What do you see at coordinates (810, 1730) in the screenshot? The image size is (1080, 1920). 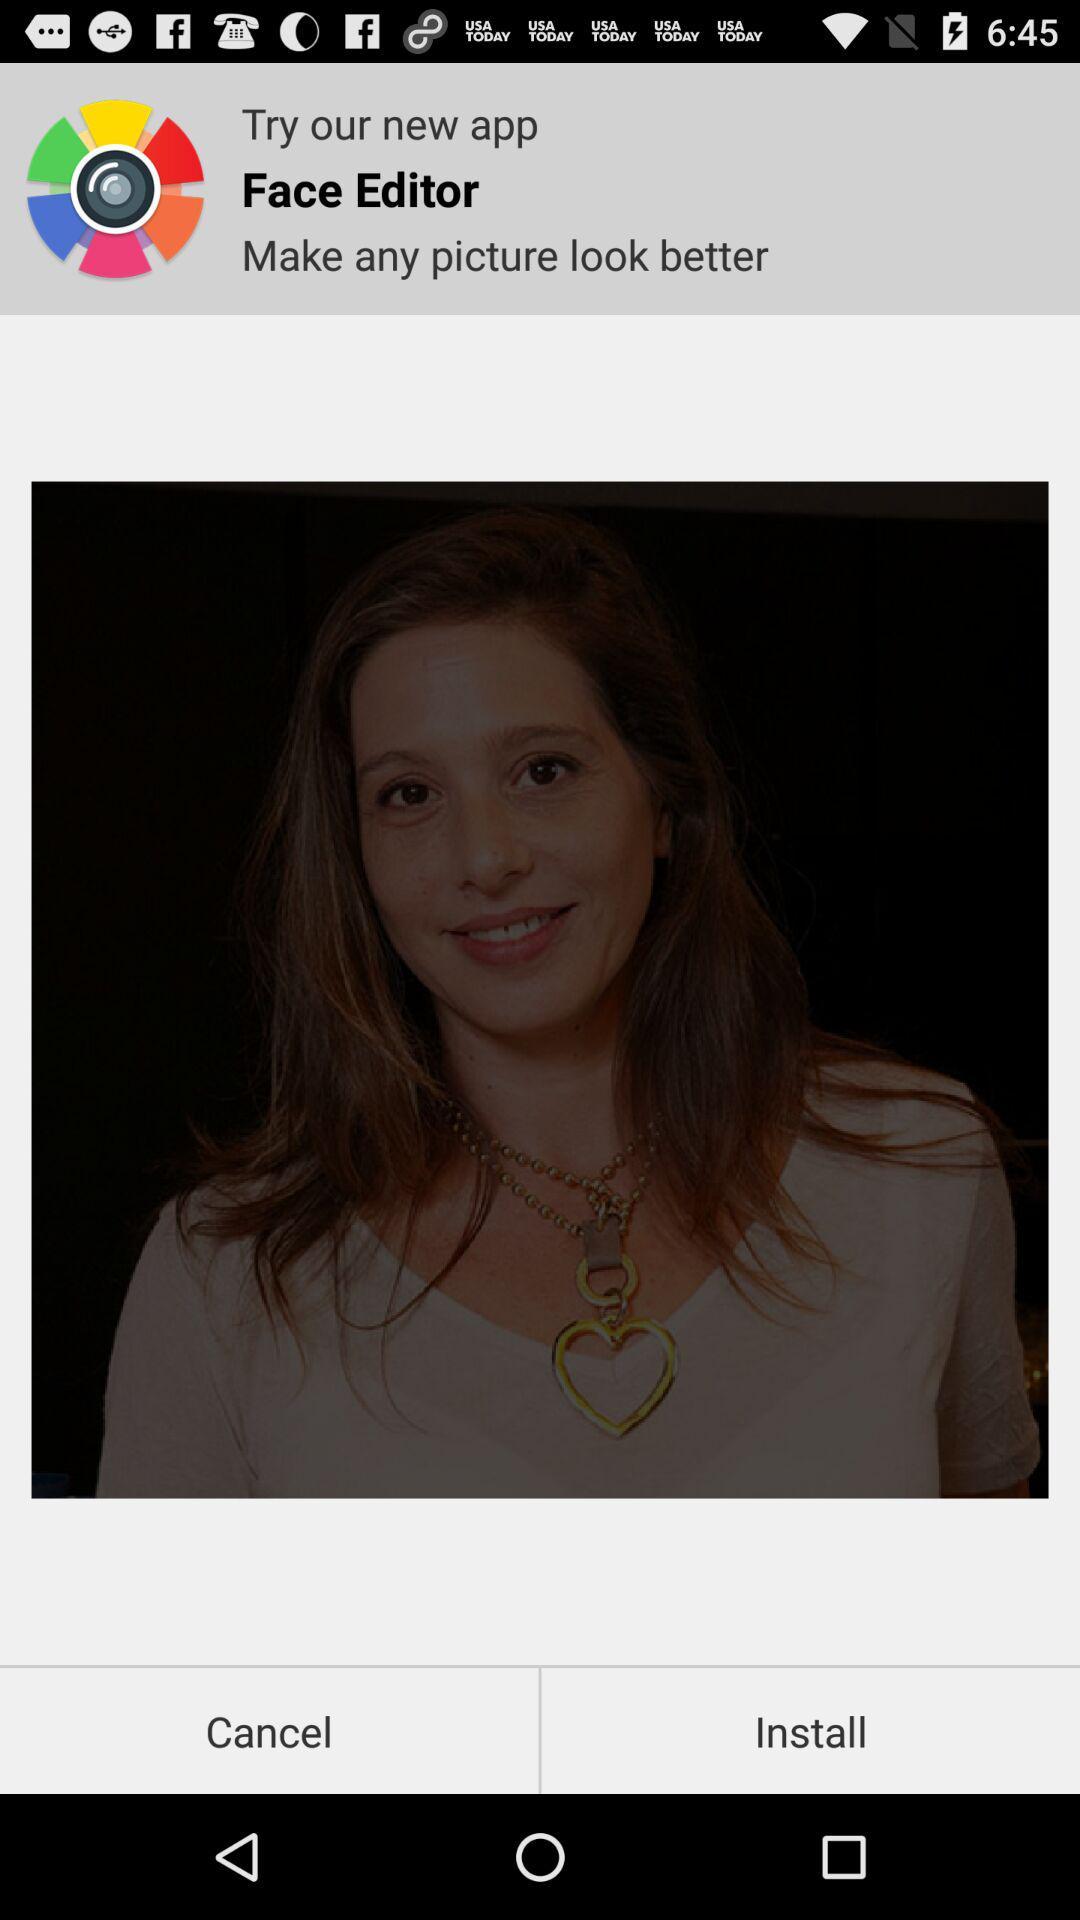 I see `the install icon` at bounding box center [810, 1730].